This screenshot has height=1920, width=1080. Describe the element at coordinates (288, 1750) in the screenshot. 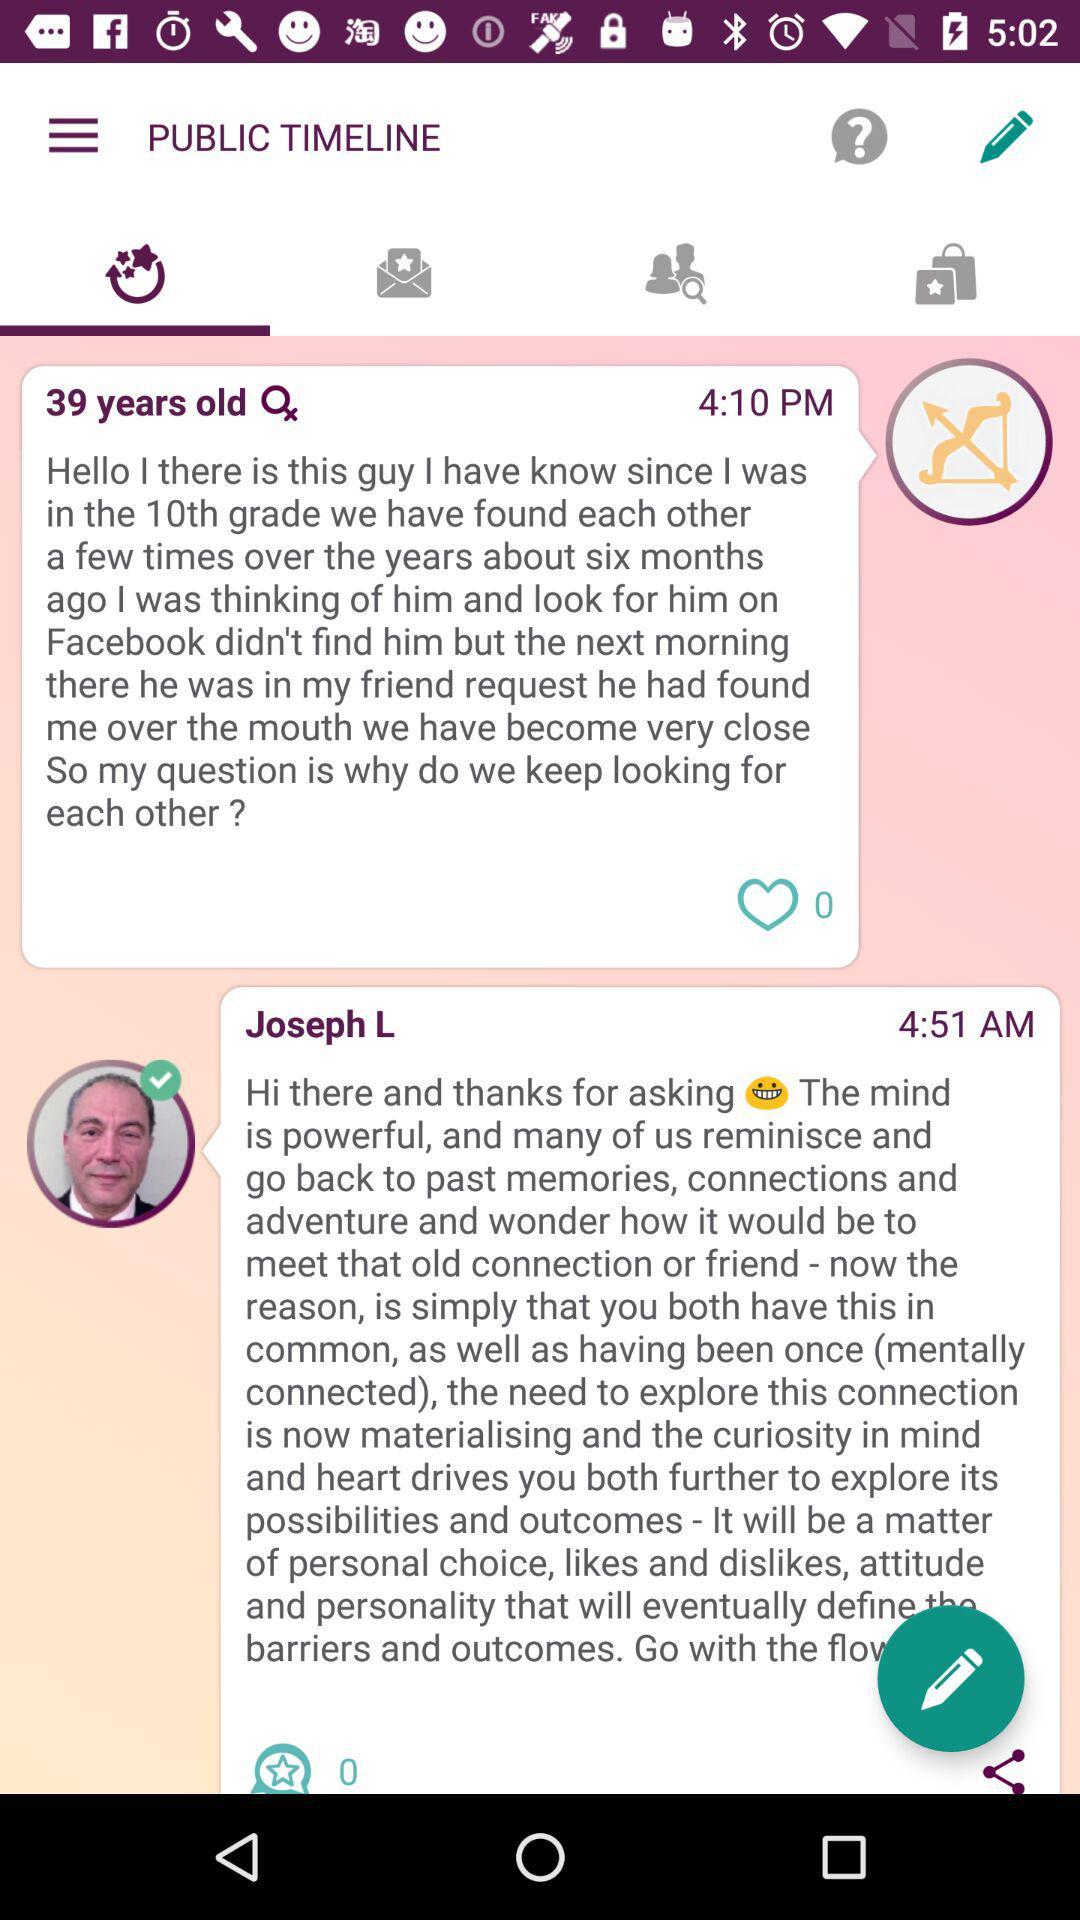

I see `share article` at that location.